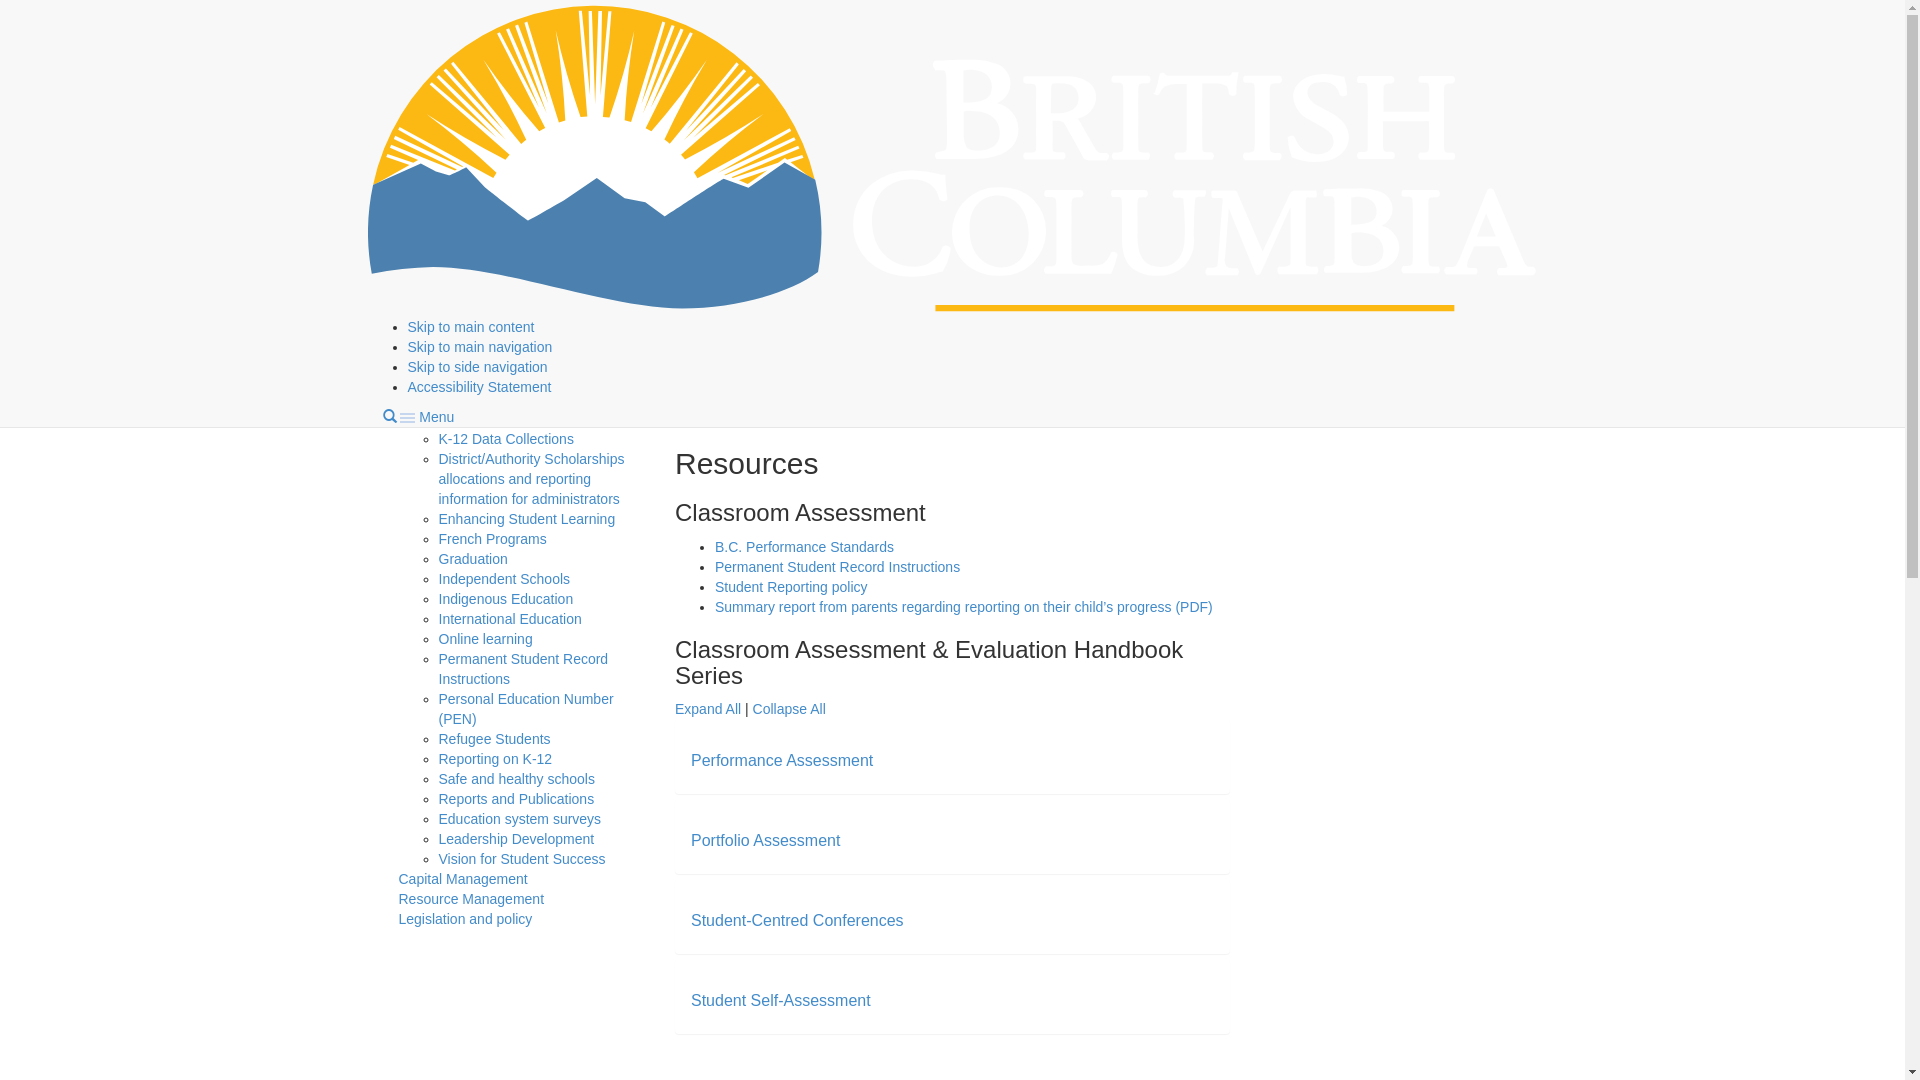  Describe the element at coordinates (505, 597) in the screenshot. I see `'Indigenous Education'` at that location.